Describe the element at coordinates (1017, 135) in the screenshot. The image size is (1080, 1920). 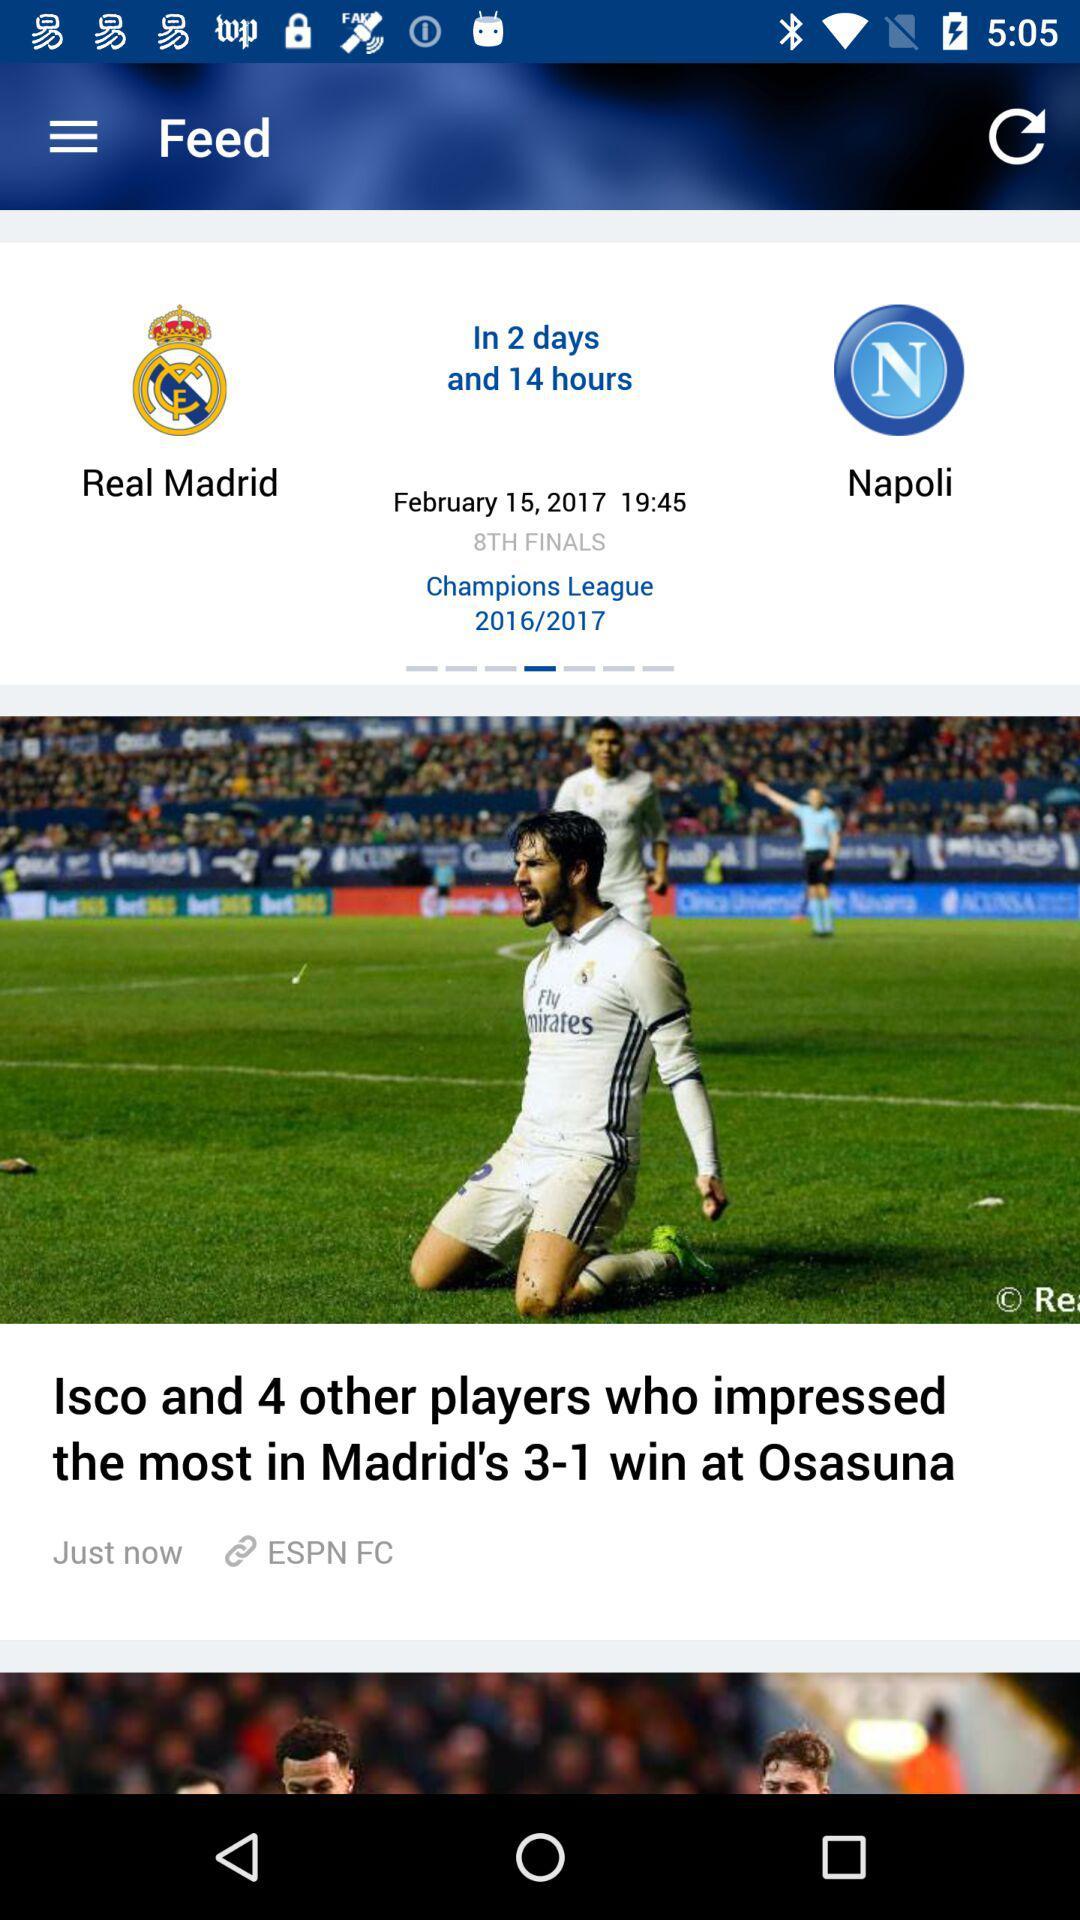
I see `app next to the feed icon` at that location.